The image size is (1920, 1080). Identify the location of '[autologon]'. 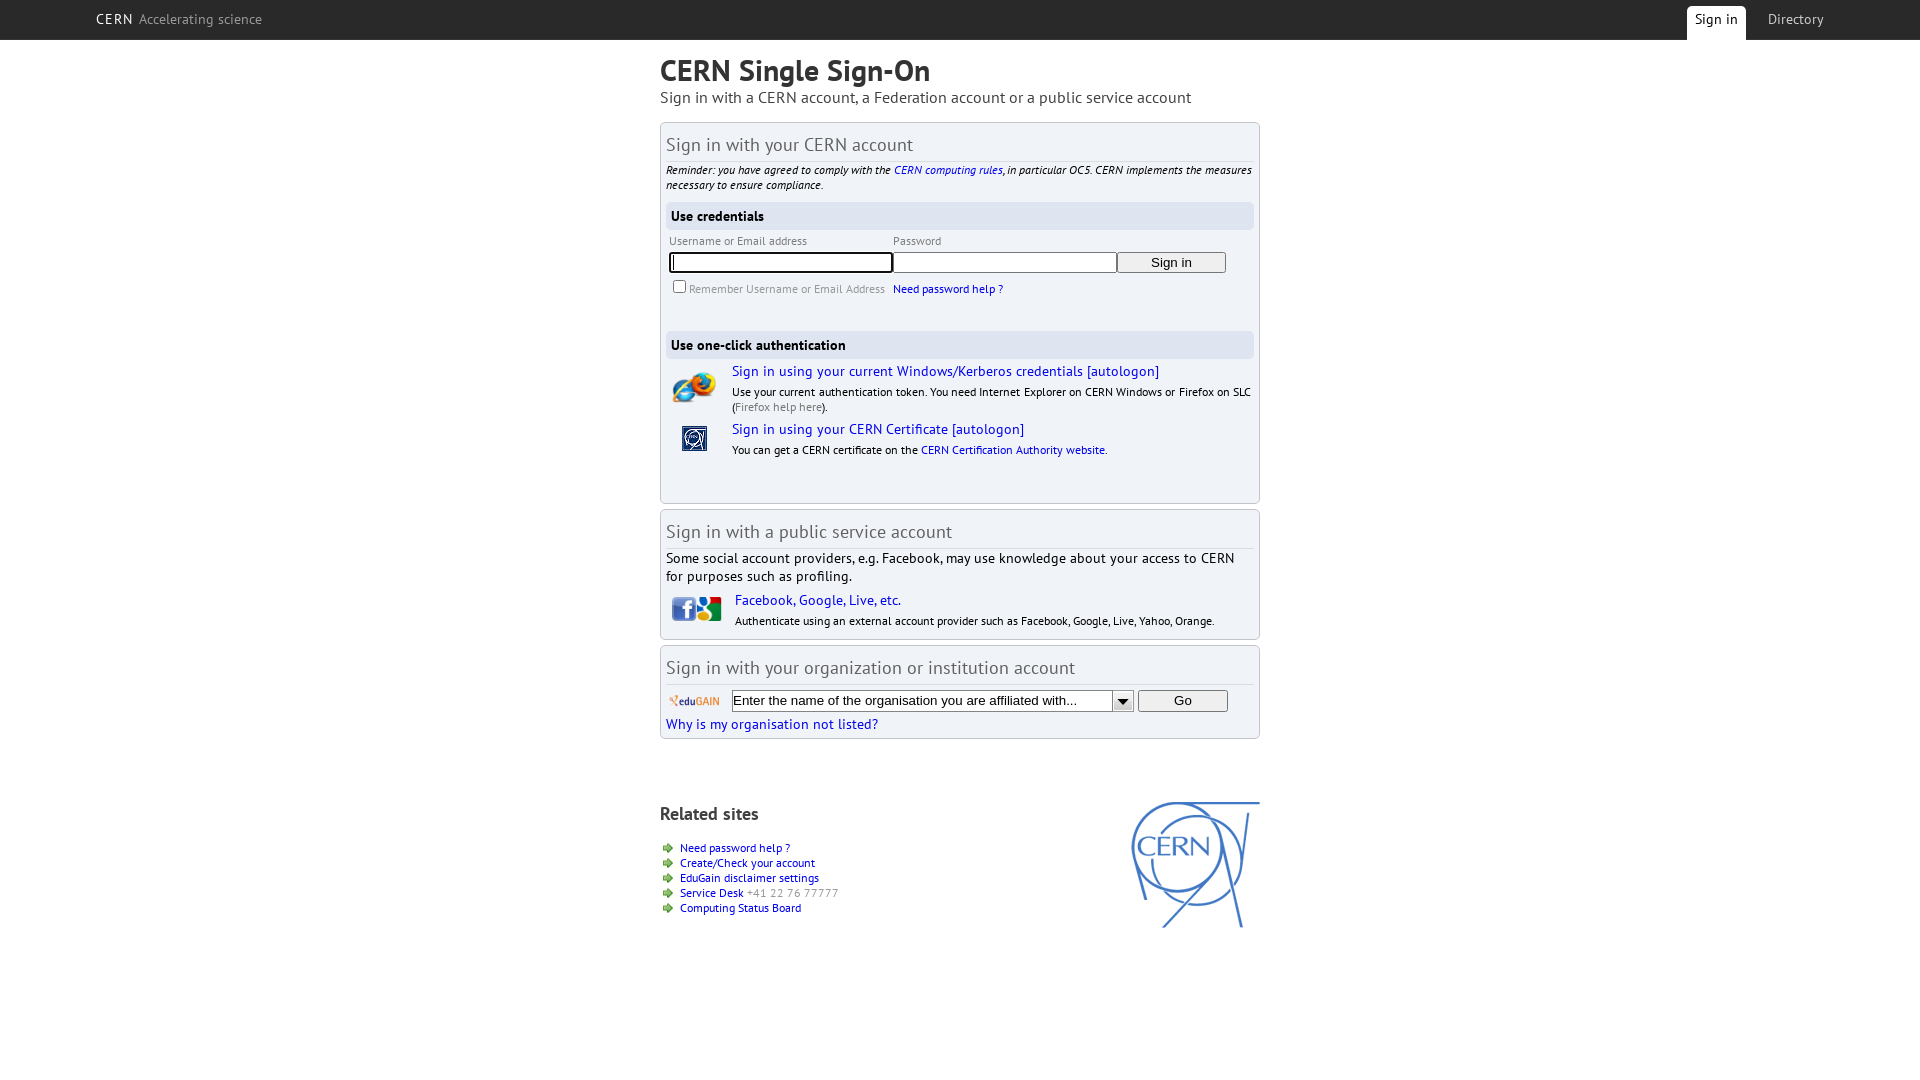
(1123, 370).